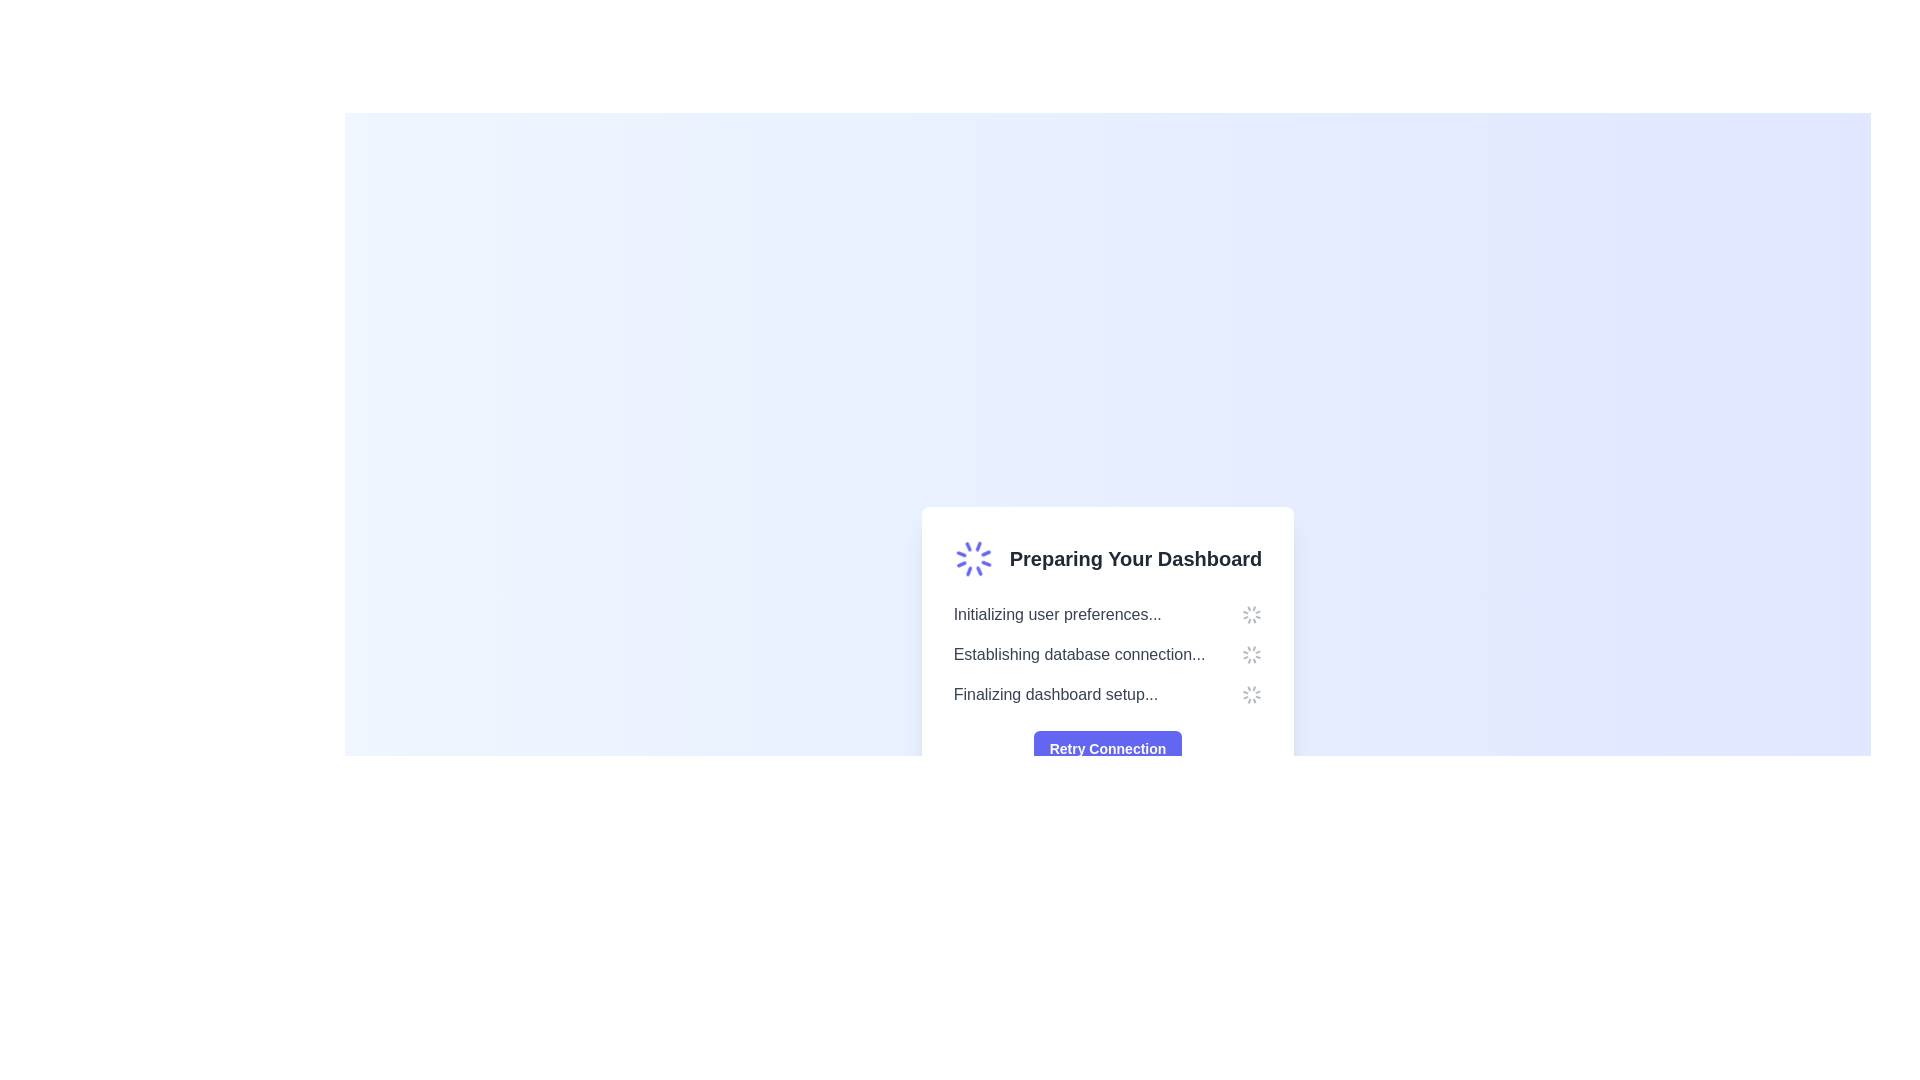  I want to click on the loading status of the Status Indicator with Text and Spinner displaying 'Establishing database connection...' located in the center of the card, positioned as the second item in a vertically stacked list, so click(1107, 655).